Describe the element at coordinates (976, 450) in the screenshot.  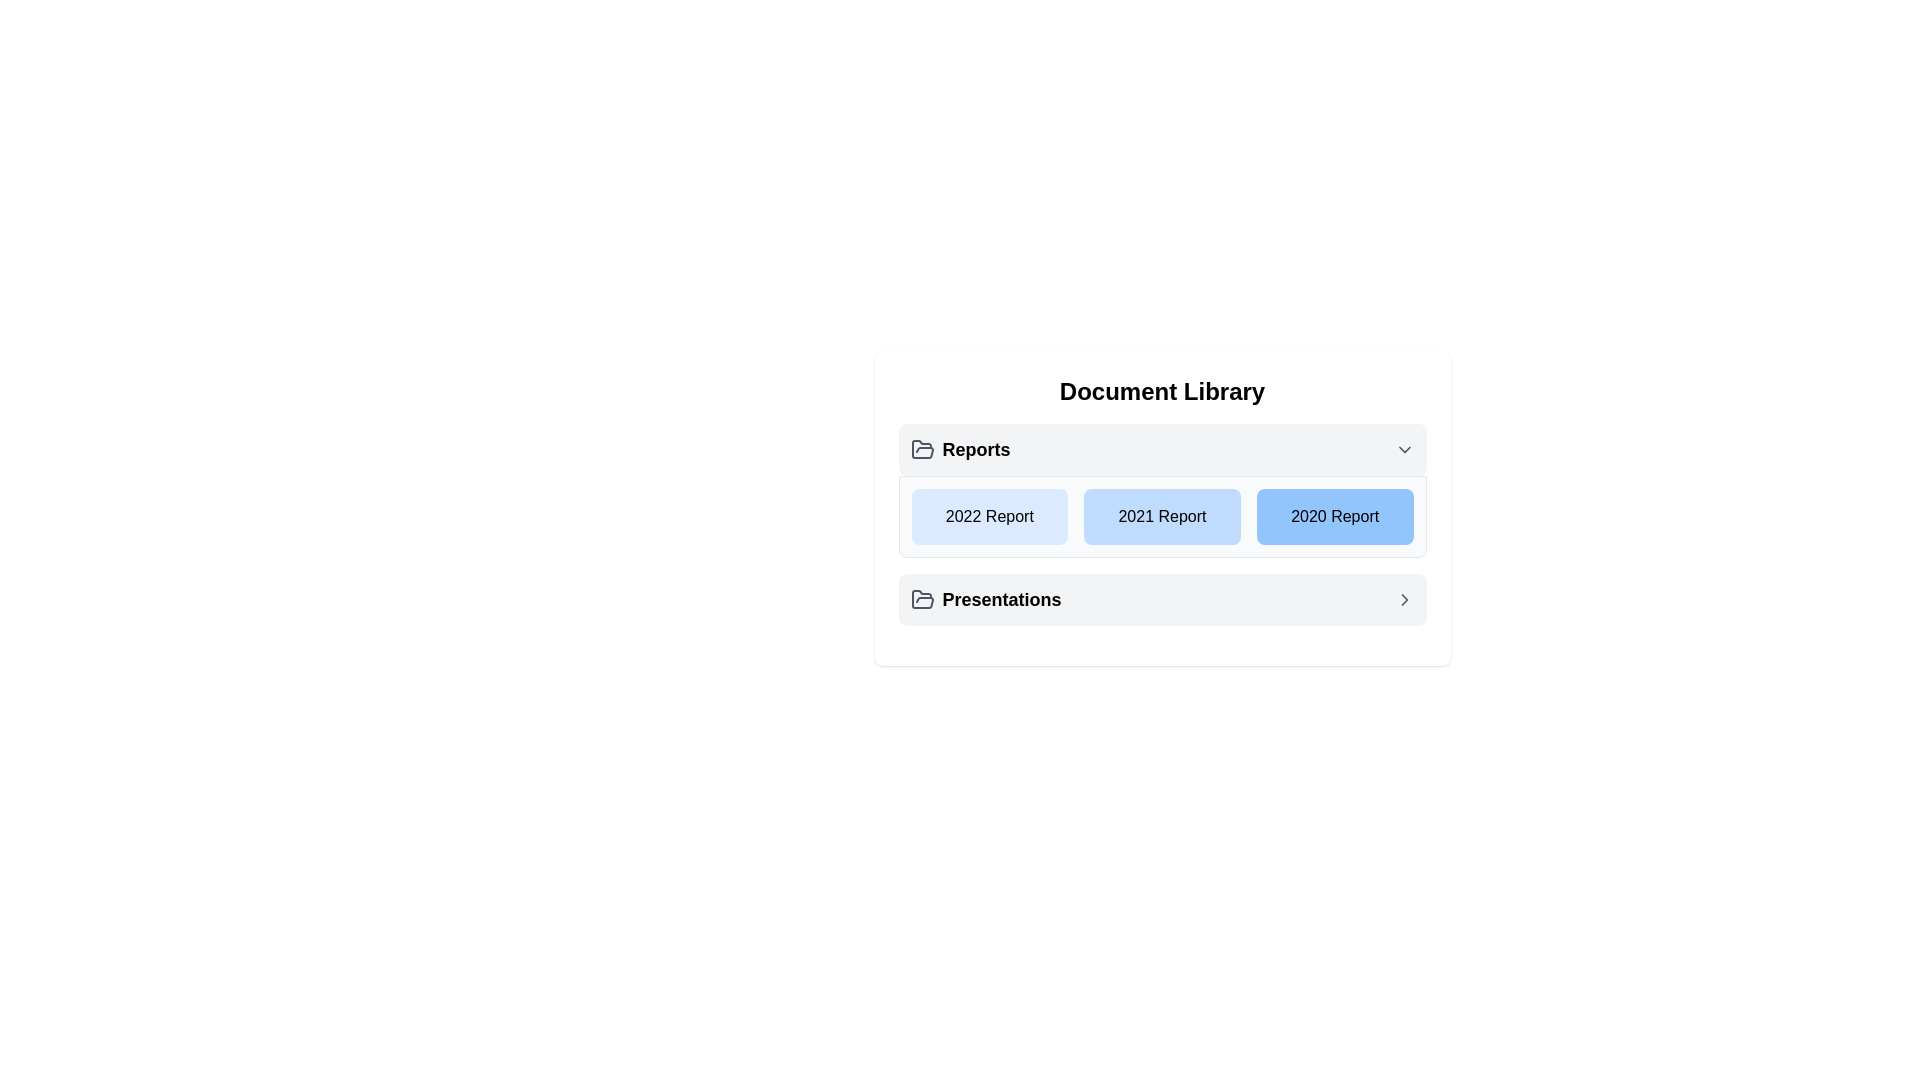
I see `static text label indicating the category of documents, specifically labeled 'Reports', positioned to the right of the folder icon in the Document Library section` at that location.